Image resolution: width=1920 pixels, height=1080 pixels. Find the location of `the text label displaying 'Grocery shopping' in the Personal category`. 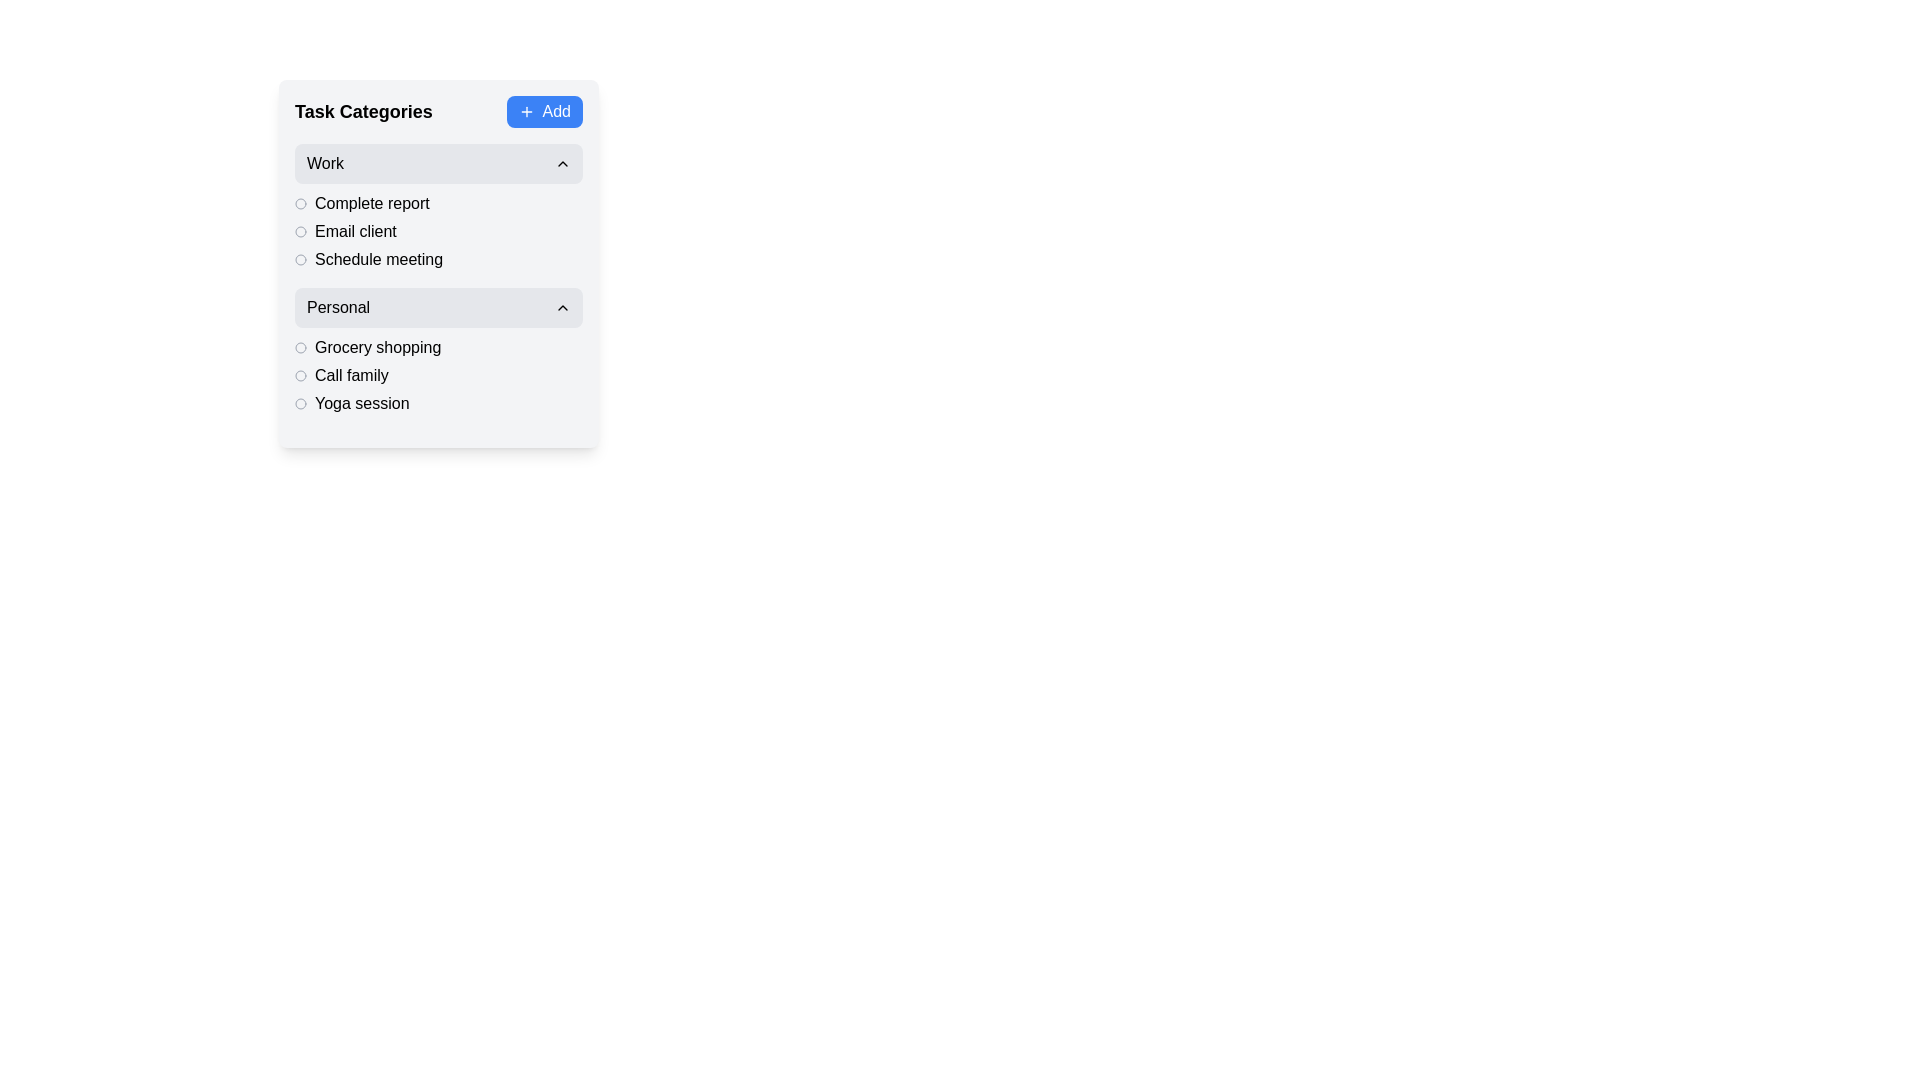

the text label displaying 'Grocery shopping' in the Personal category is located at coordinates (378, 346).